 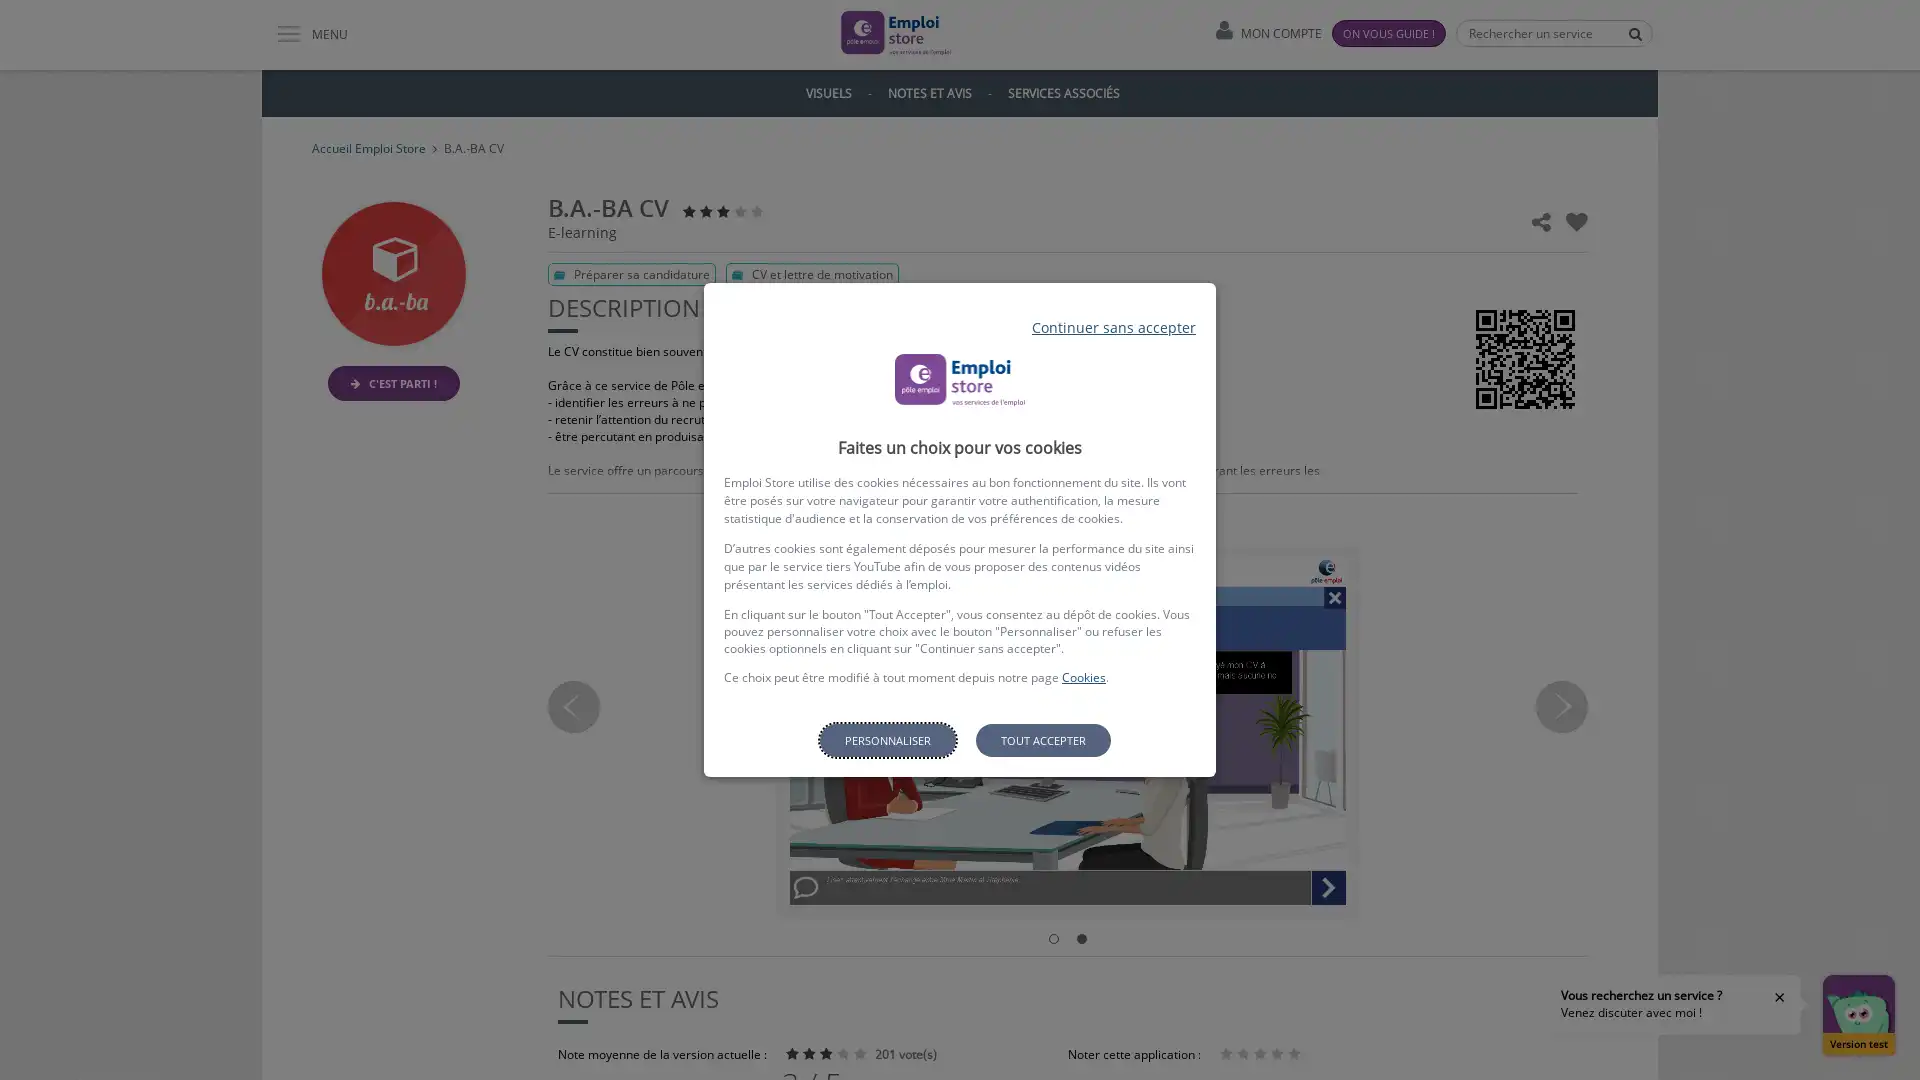 What do you see at coordinates (1087, 804) in the screenshot?
I see `AUTORISER` at bounding box center [1087, 804].